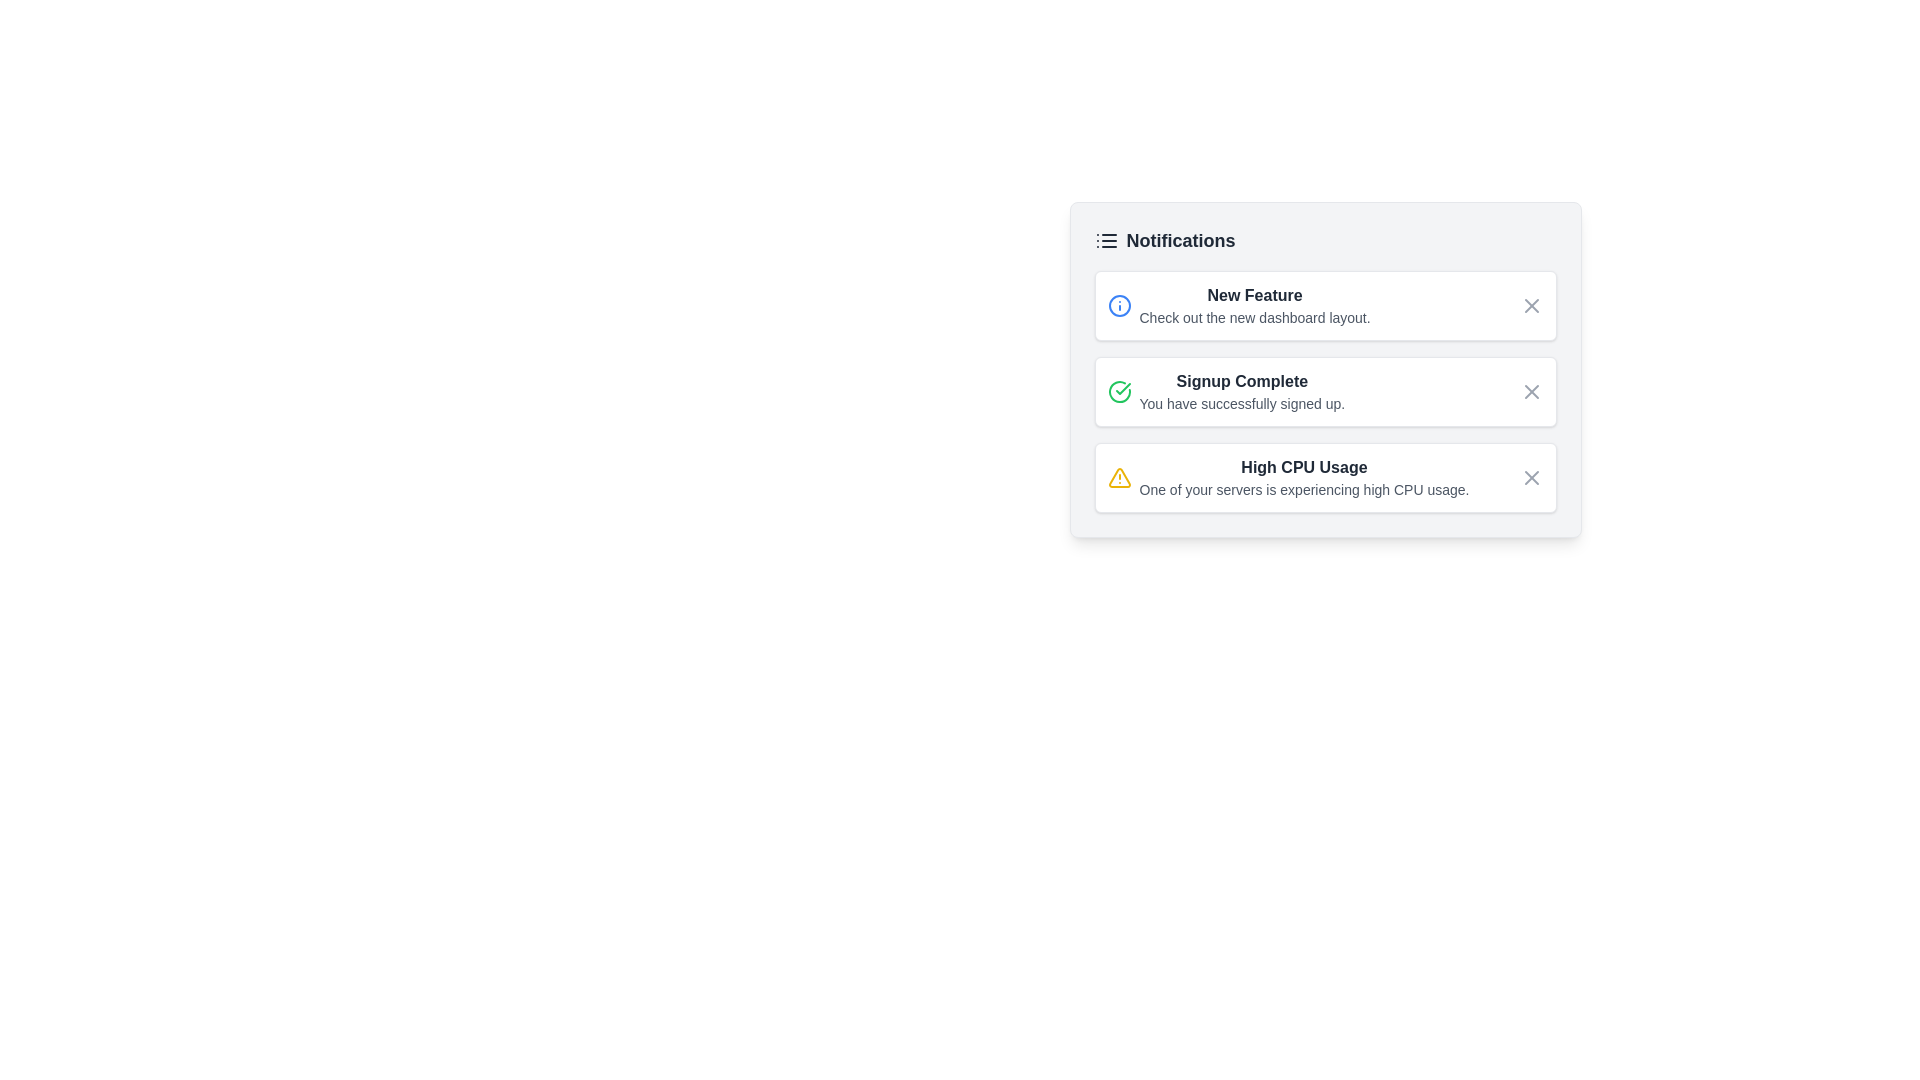 The width and height of the screenshot is (1920, 1080). I want to click on the text label displaying 'High CPU Usage' in bold dark gray within the notification card at the top of the card, so click(1304, 467).